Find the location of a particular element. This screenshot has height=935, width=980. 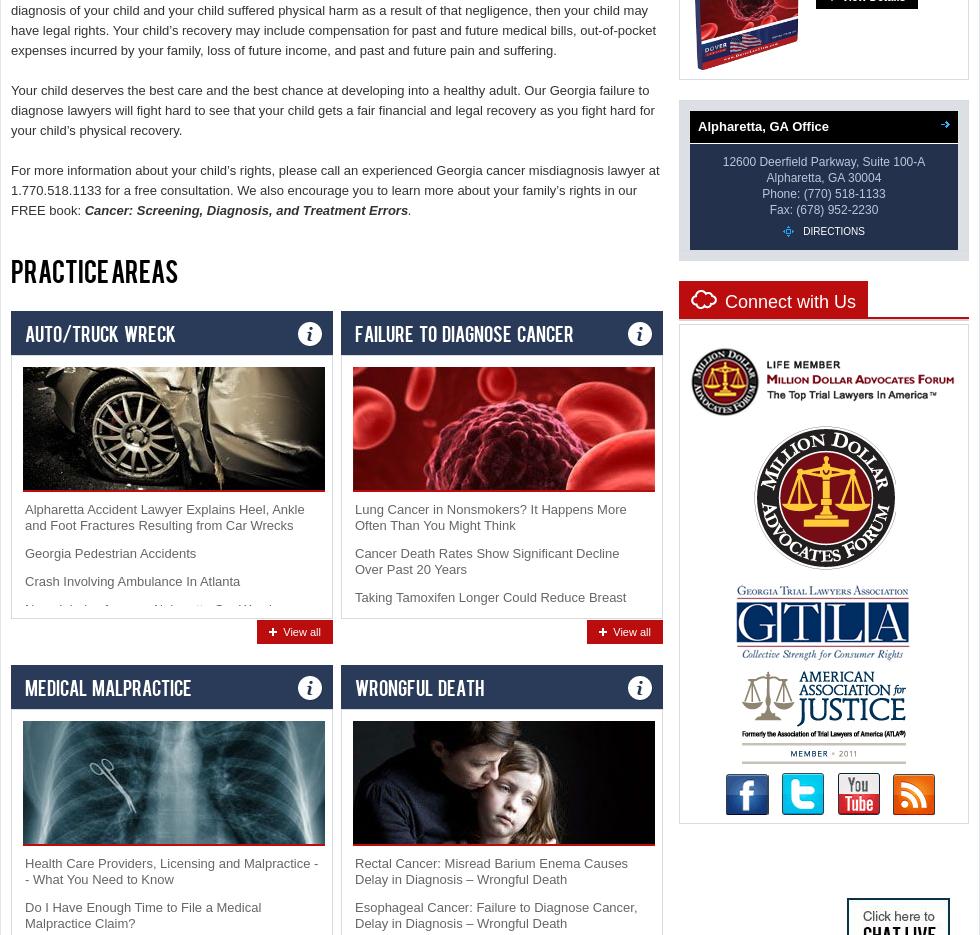

'(678) 952-2230' is located at coordinates (837, 209).